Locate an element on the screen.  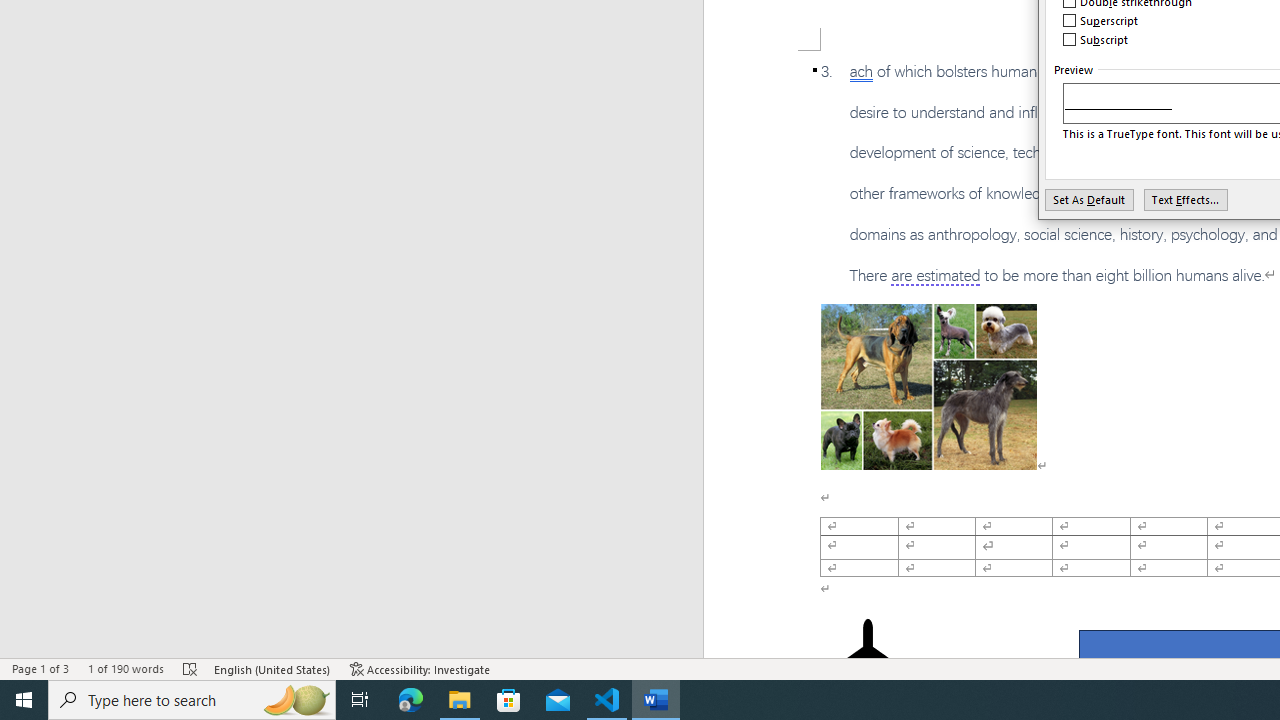
'Page Number Page 1 of 3' is located at coordinates (40, 669).